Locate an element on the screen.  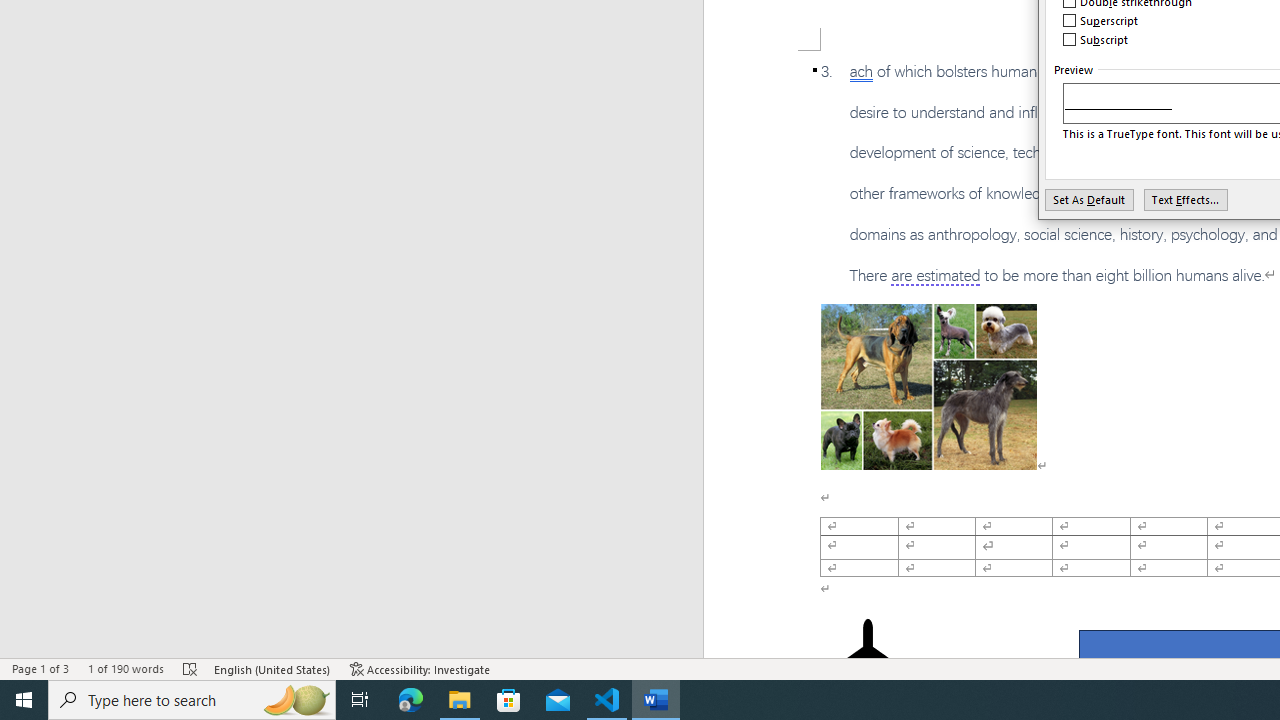
'Page Number Page 1 of 3' is located at coordinates (40, 669).